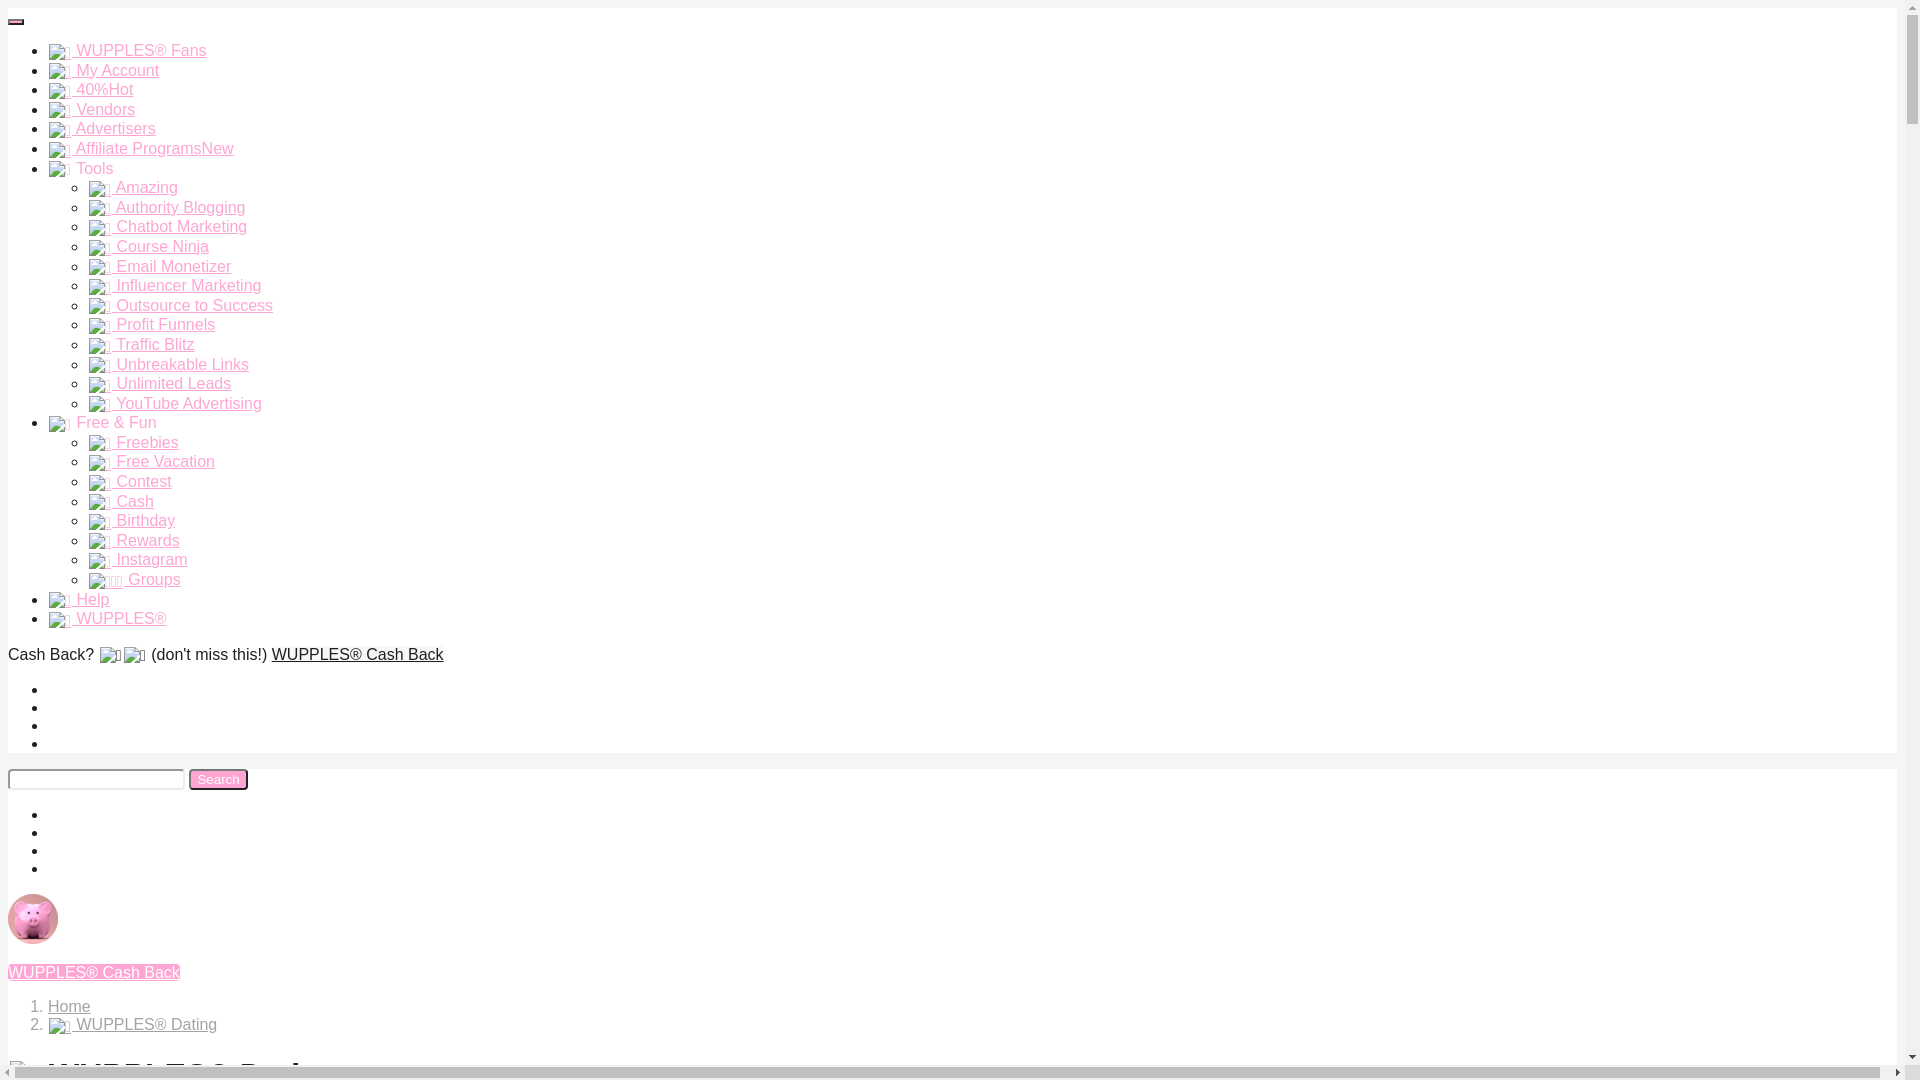 The height and width of the screenshot is (1080, 1920). Describe the element at coordinates (158, 265) in the screenshot. I see `'Email Monetizer'` at that location.